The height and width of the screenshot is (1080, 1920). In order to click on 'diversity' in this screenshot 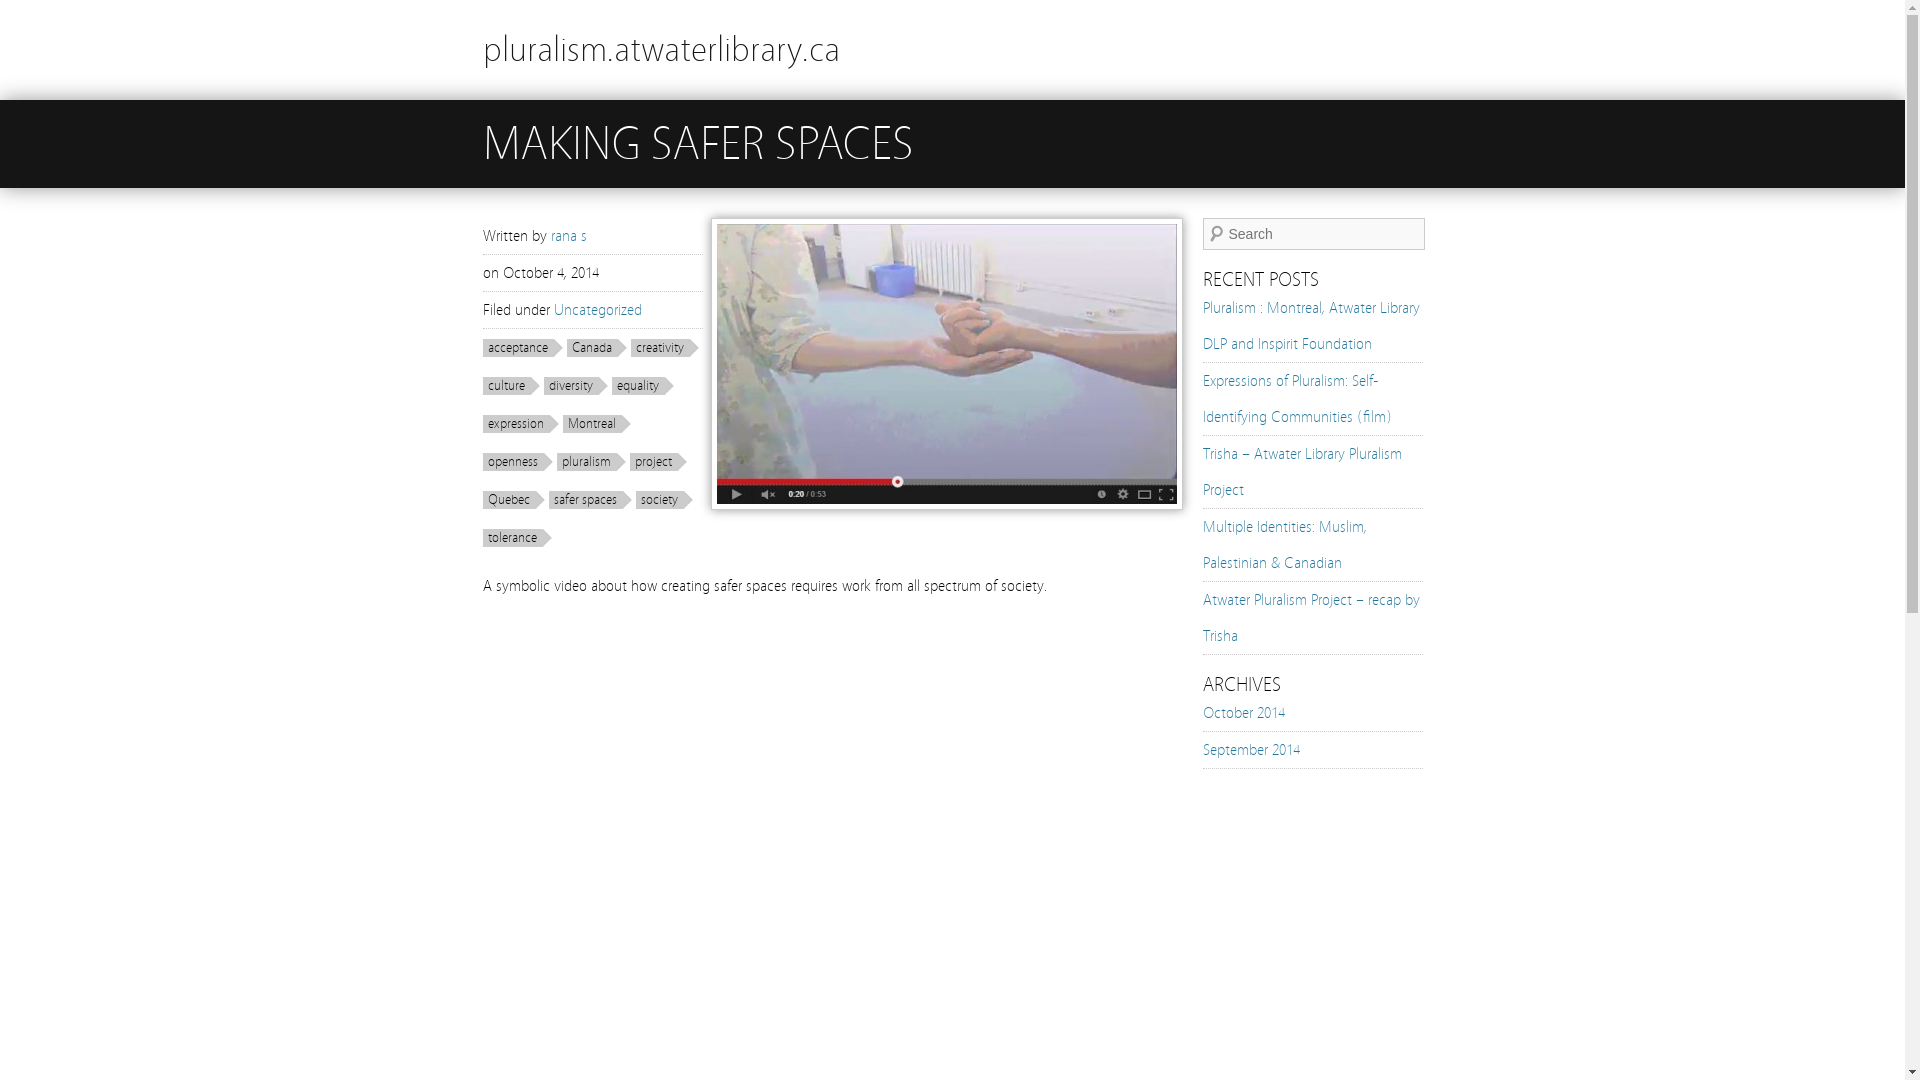, I will do `click(575, 385)`.